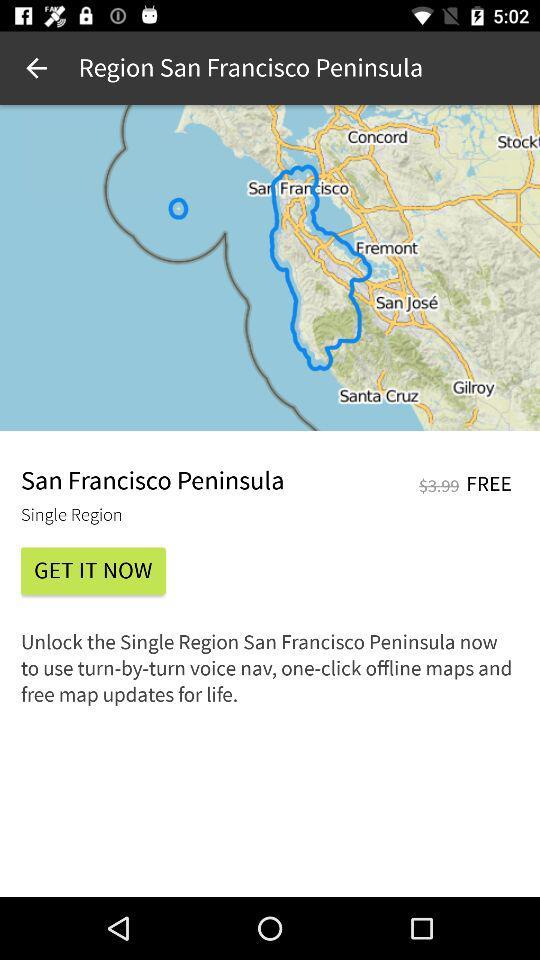 This screenshot has width=540, height=960. Describe the element at coordinates (270, 675) in the screenshot. I see `icon below get it now` at that location.